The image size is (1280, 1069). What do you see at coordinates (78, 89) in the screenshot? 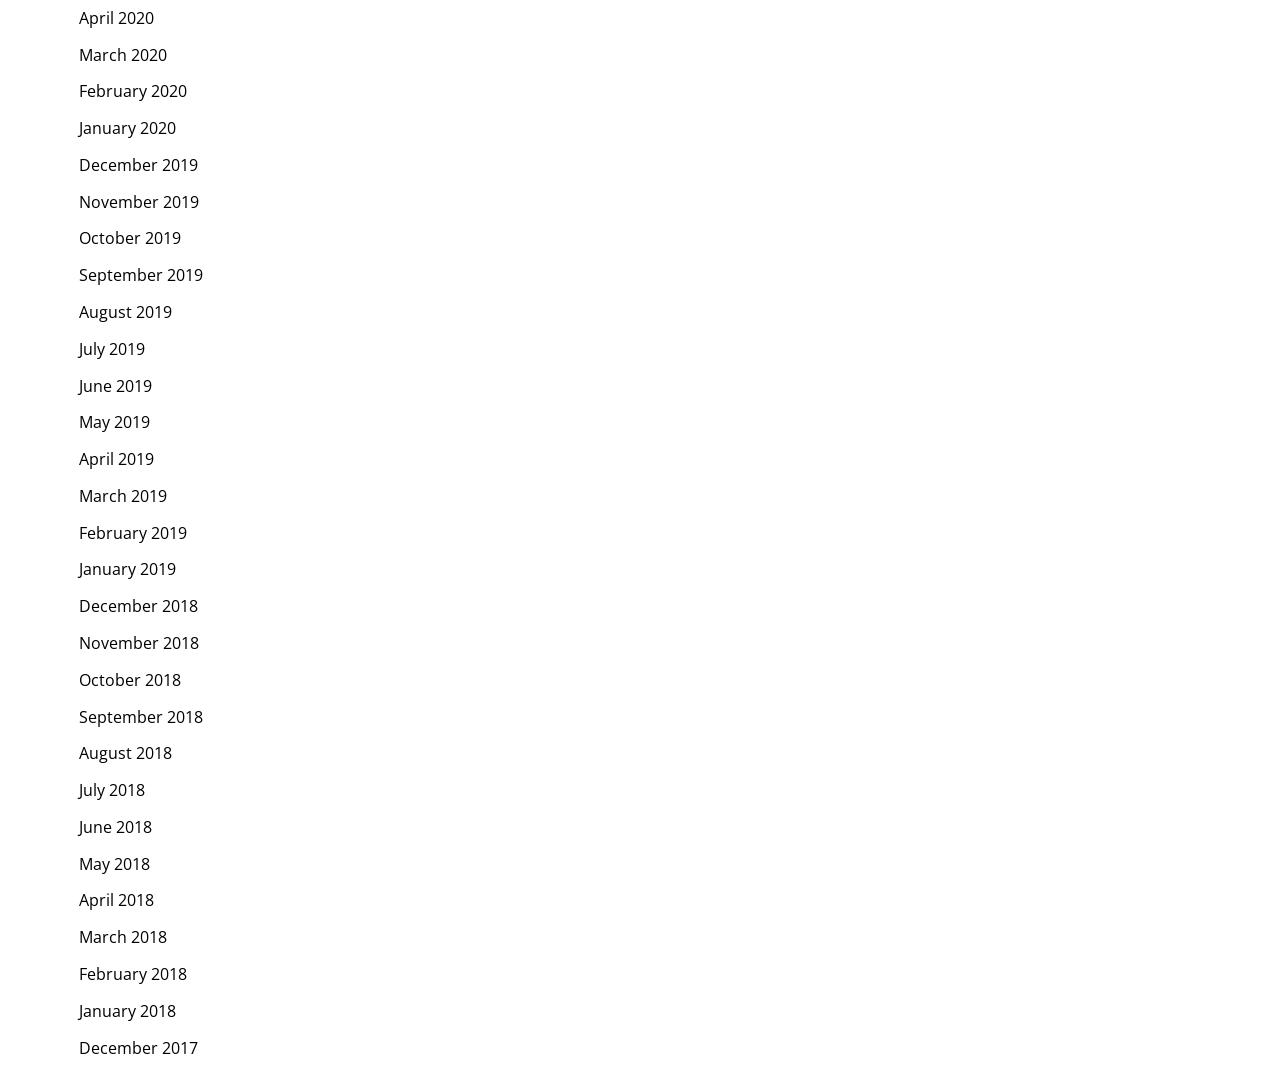
I see `'February 2020'` at bounding box center [78, 89].